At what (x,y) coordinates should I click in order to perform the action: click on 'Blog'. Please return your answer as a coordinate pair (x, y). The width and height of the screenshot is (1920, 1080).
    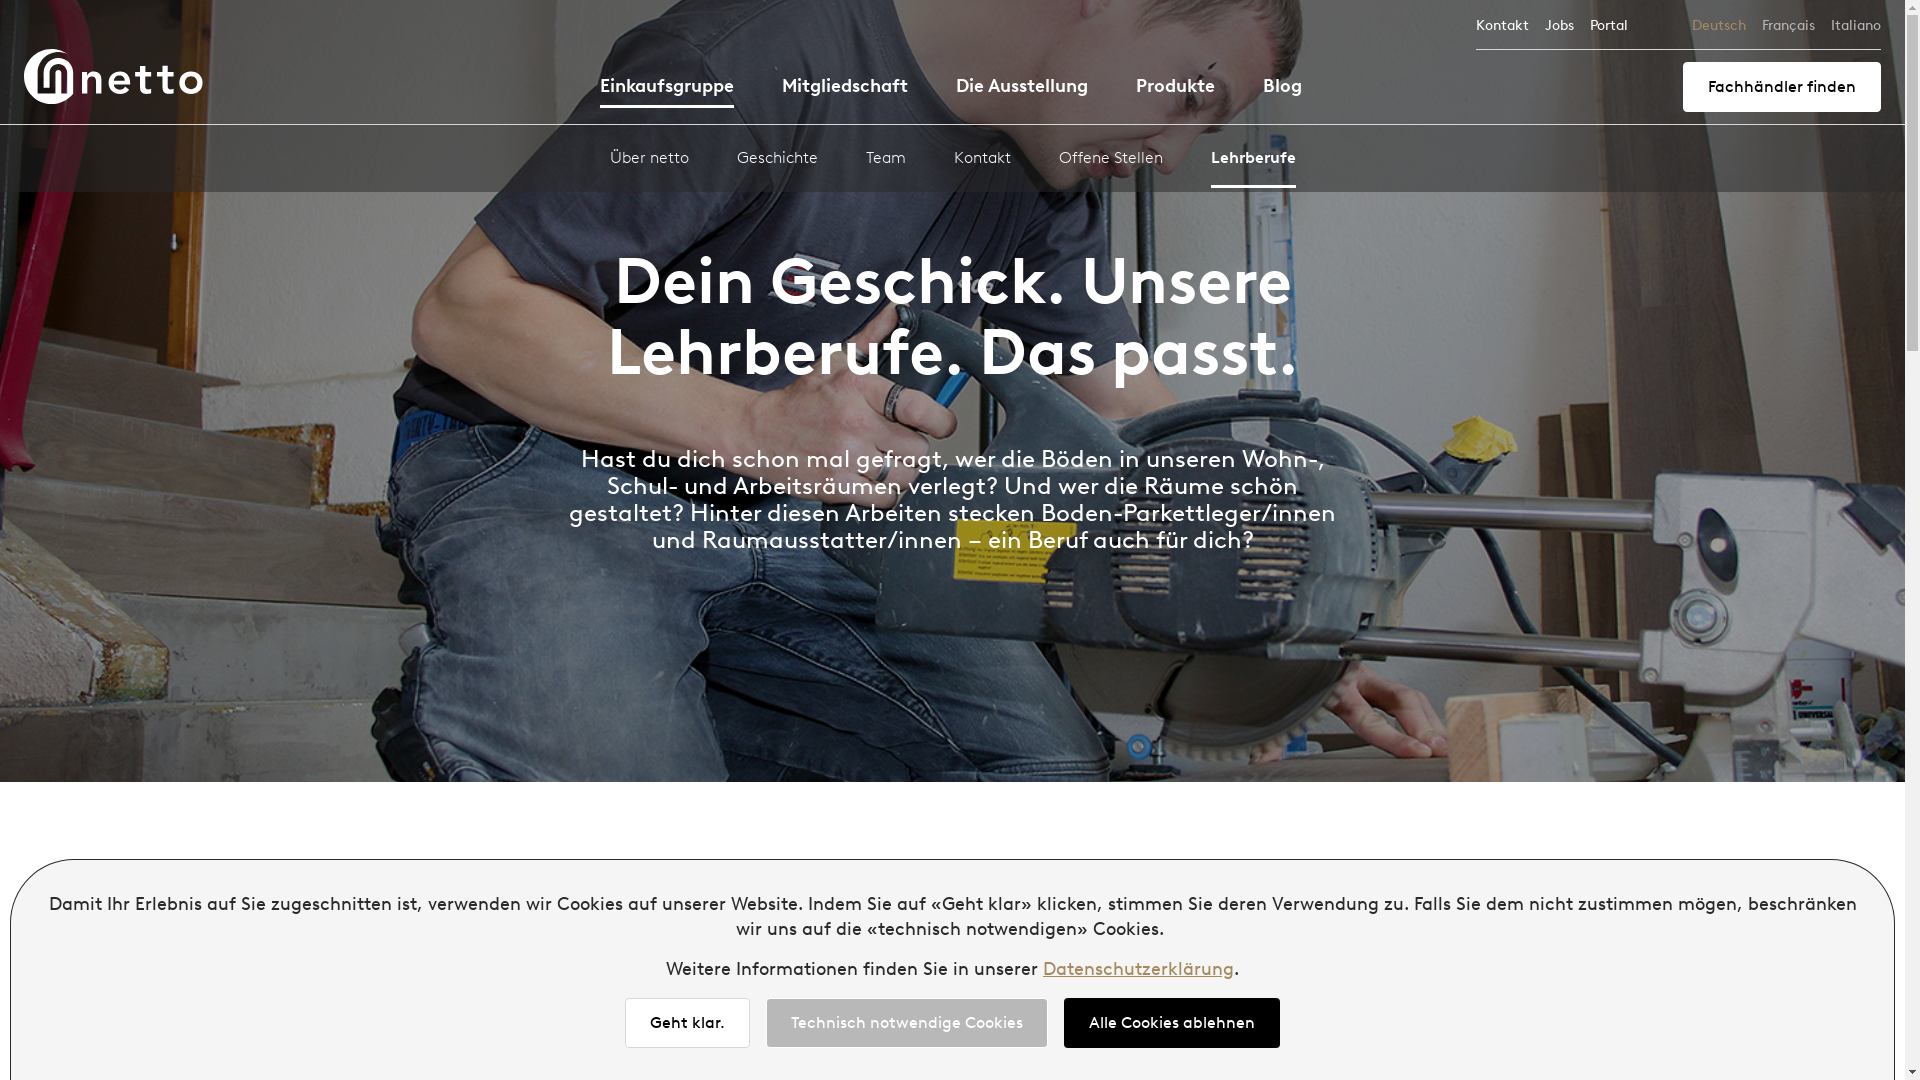
    Looking at the image, I should click on (1282, 88).